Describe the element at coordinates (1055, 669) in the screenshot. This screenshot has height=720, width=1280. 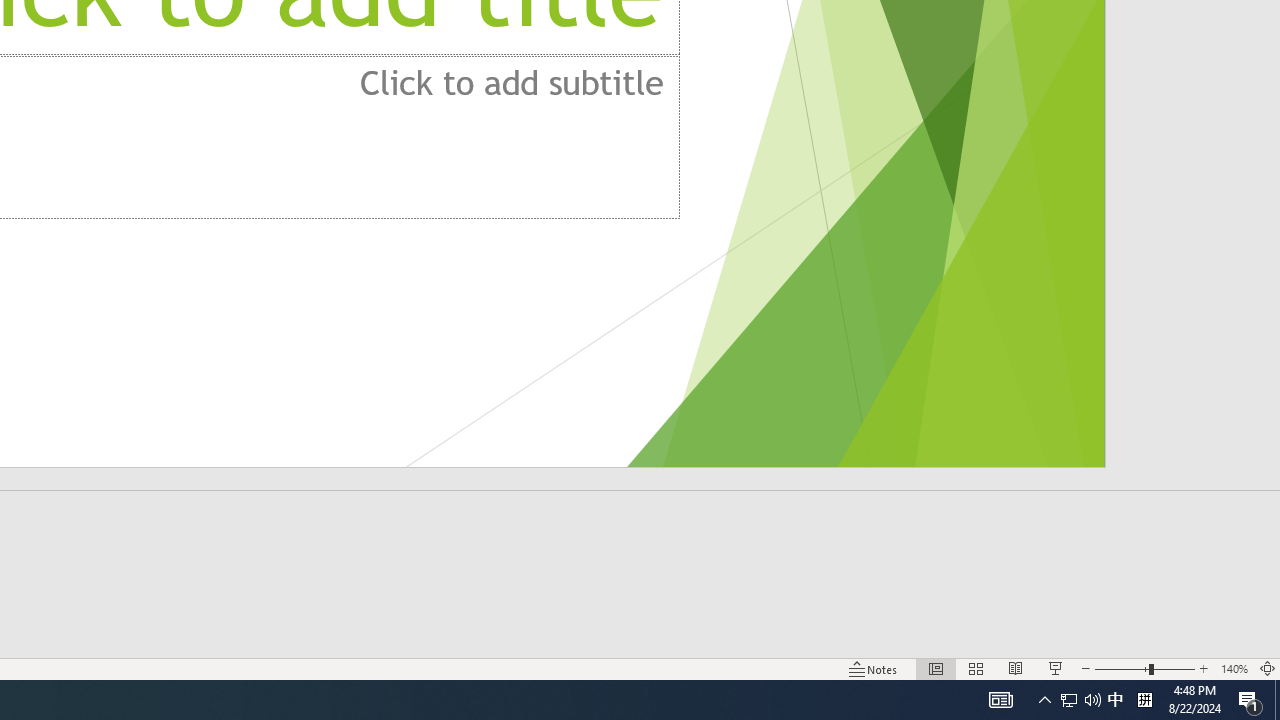
I see `'Slide Show'` at that location.